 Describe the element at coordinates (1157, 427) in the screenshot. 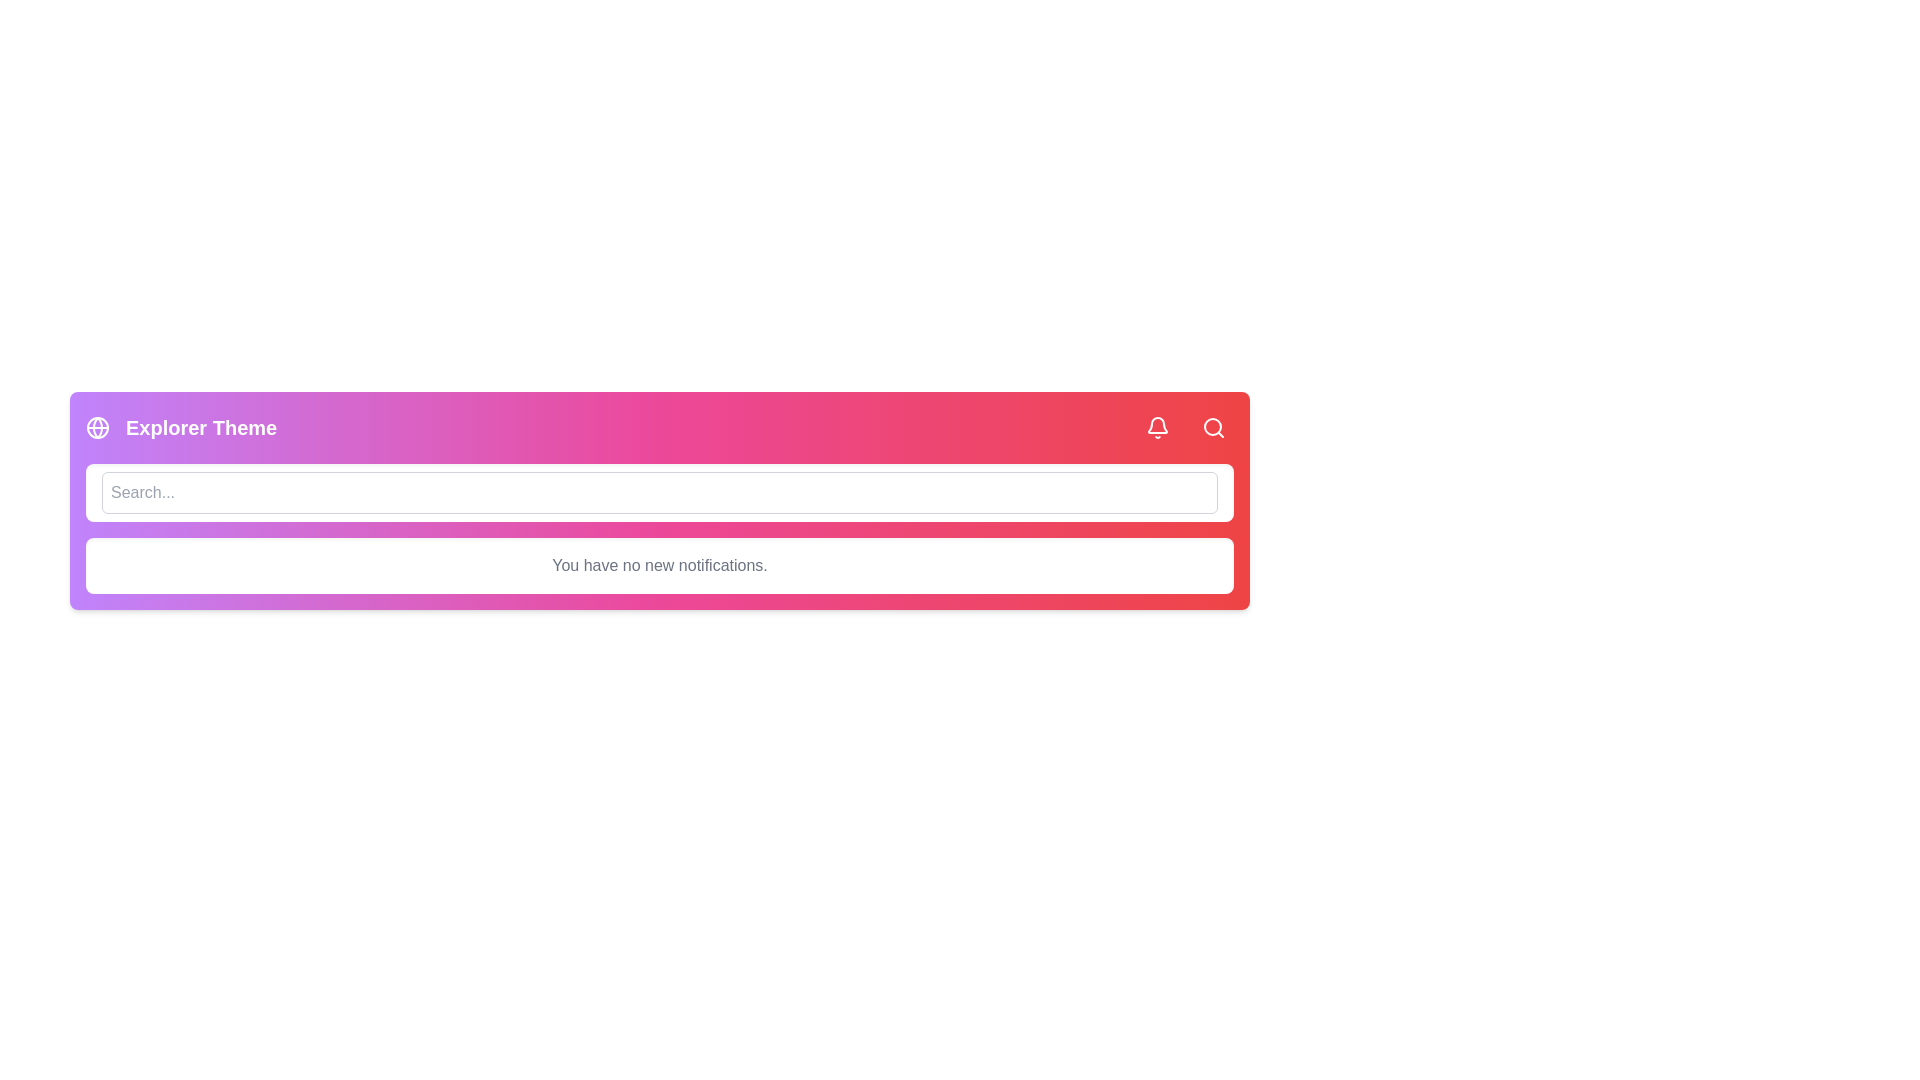

I see `the circular notification bell button, which has a red background and a bell icon` at that location.